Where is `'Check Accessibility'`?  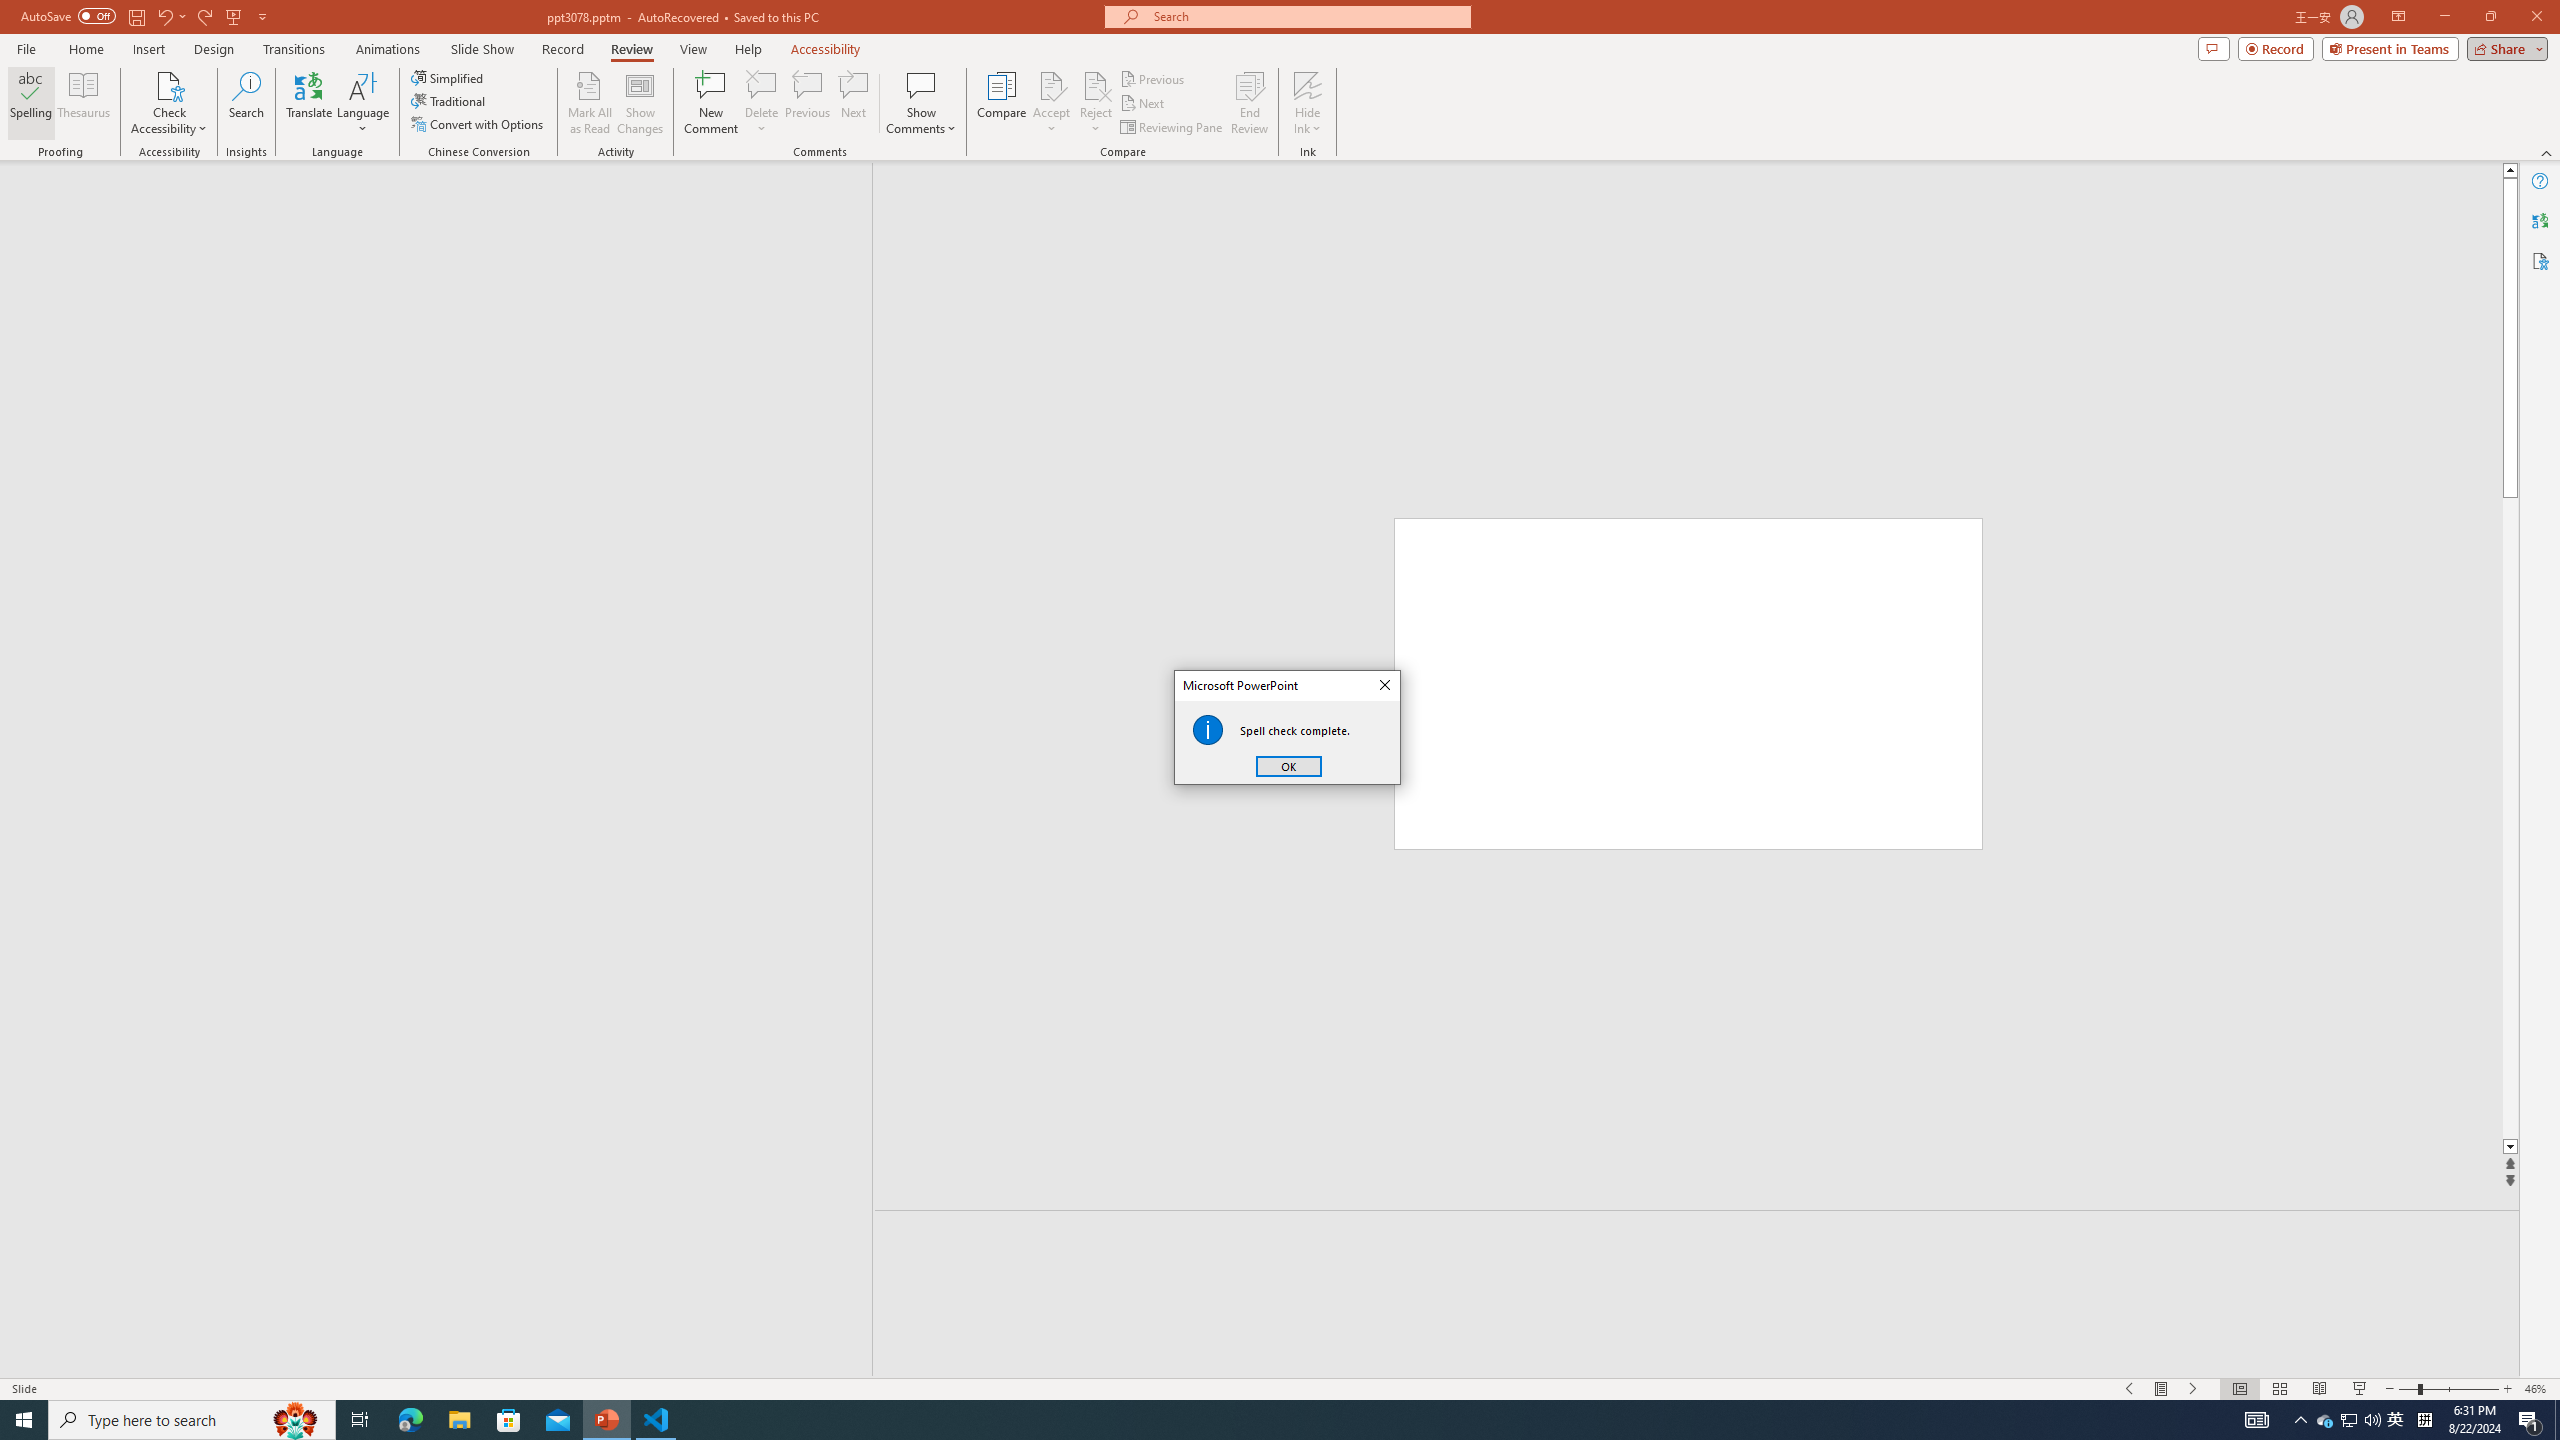 'Check Accessibility' is located at coordinates (167, 103).